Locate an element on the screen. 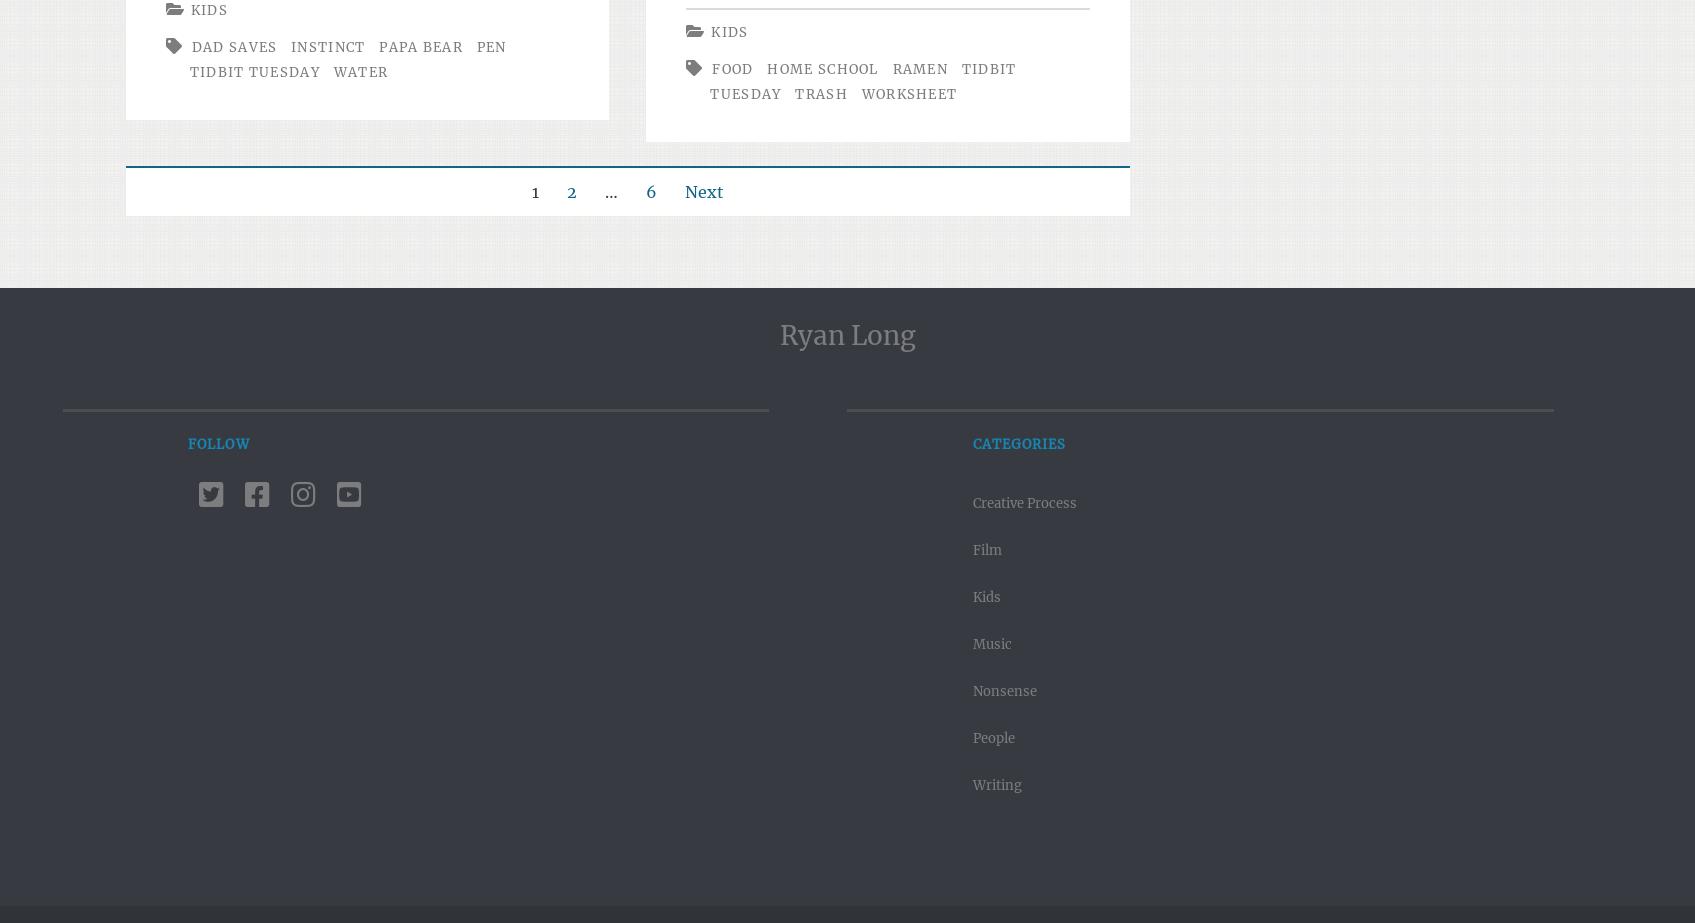  'Creative Process' is located at coordinates (972, 501).